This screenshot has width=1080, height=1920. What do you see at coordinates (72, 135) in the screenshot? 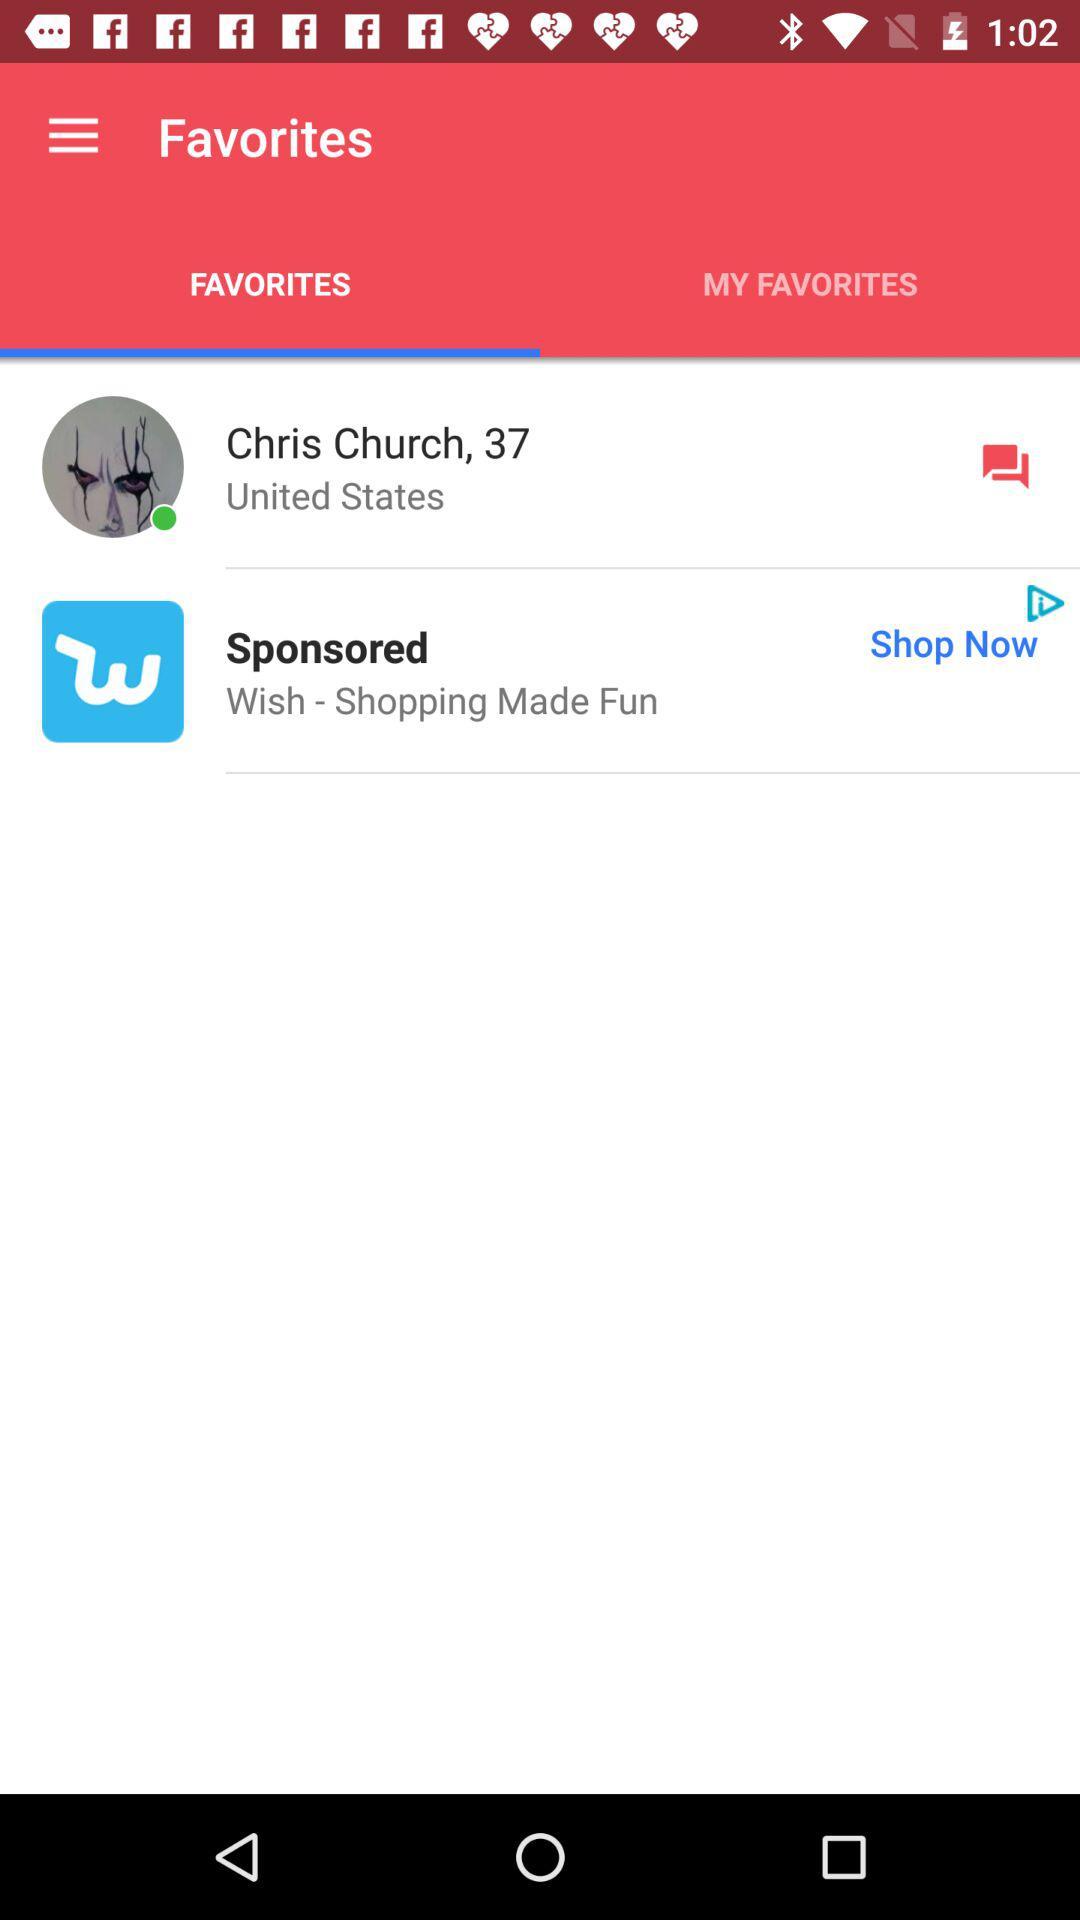
I see `the app to the left of the favorites app` at bounding box center [72, 135].